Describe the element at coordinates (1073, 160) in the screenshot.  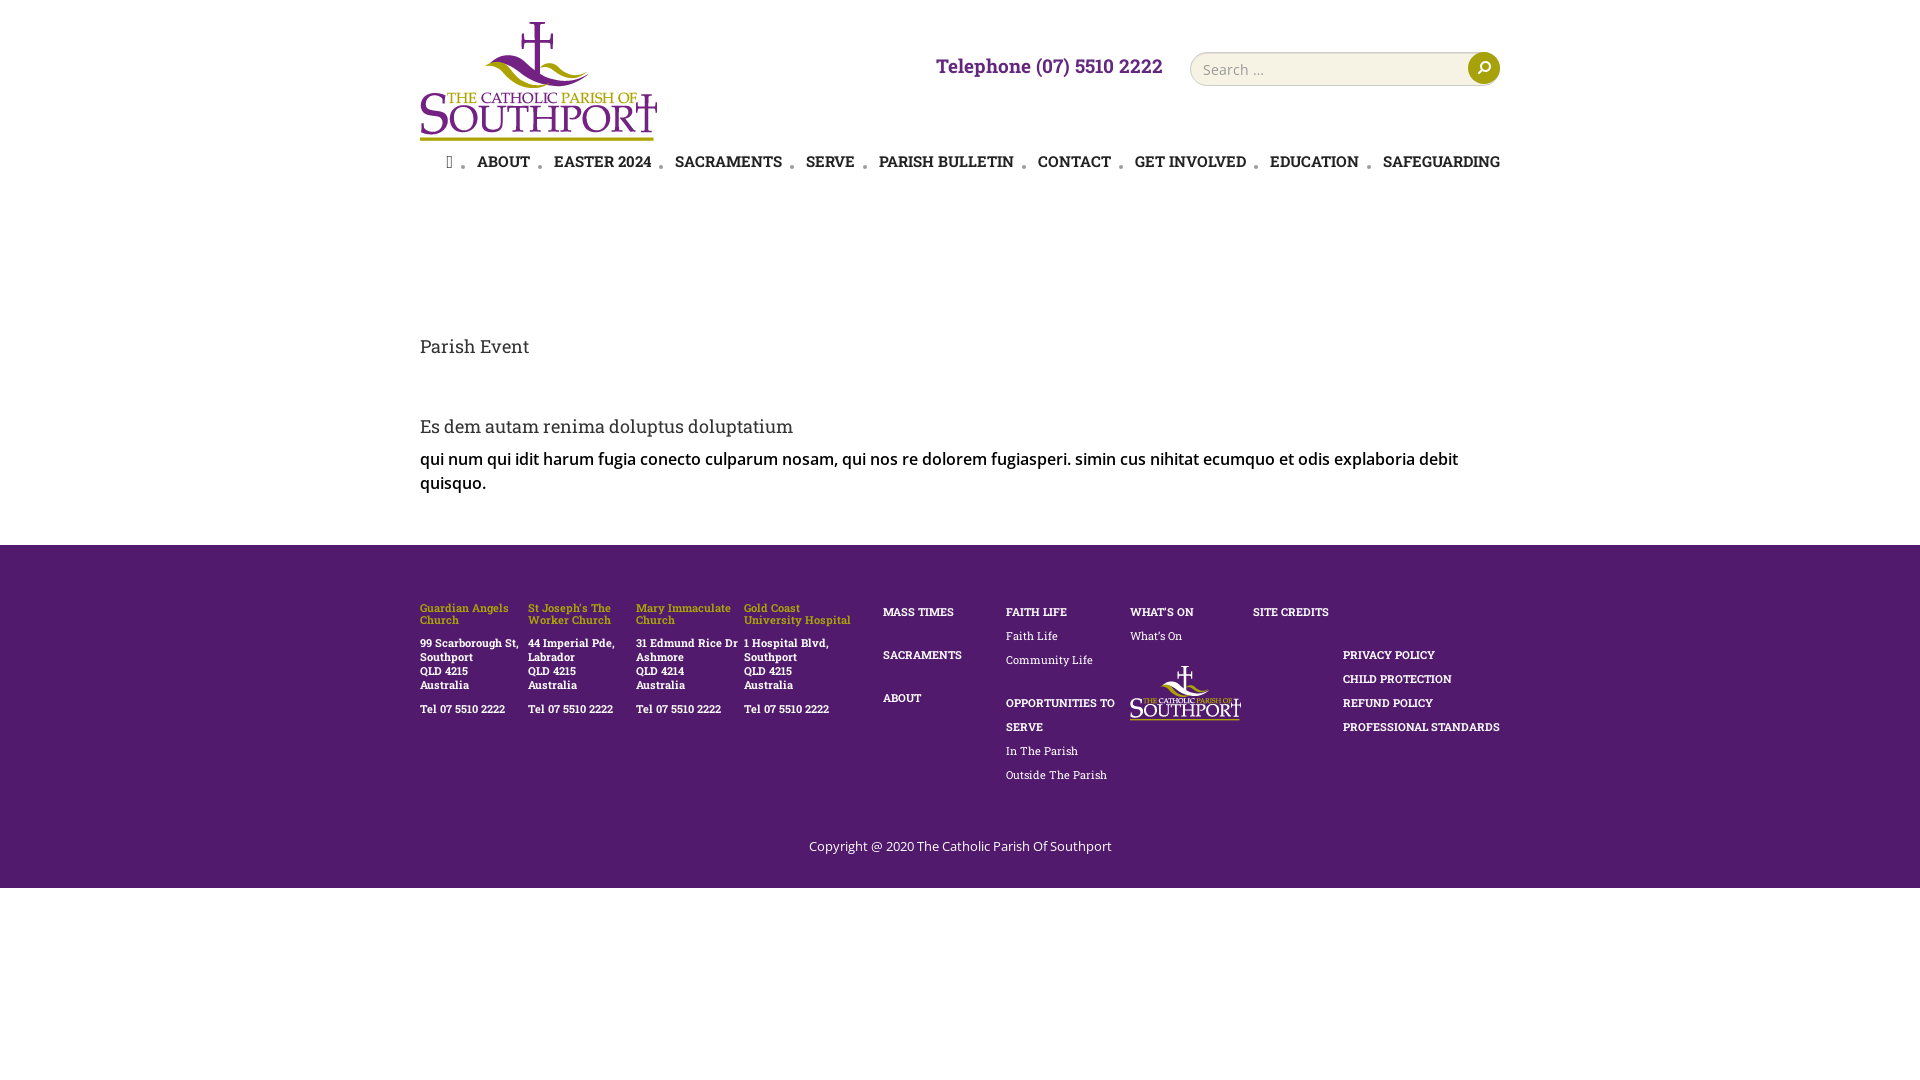
I see `'CONTACT'` at that location.